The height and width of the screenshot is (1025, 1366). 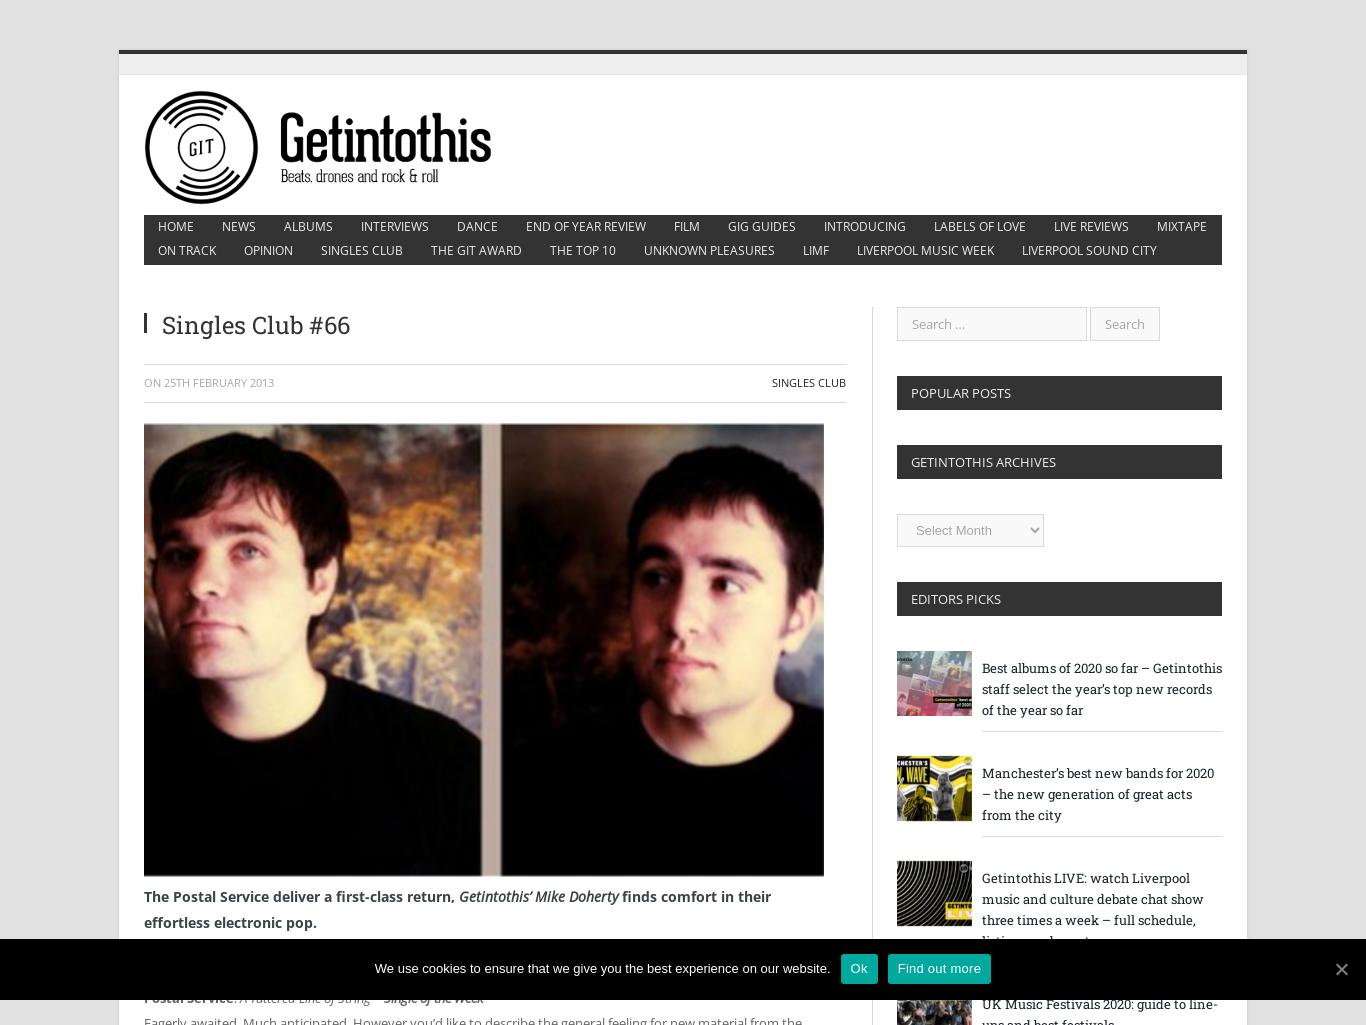 I want to click on 'Ok', so click(x=857, y=968).